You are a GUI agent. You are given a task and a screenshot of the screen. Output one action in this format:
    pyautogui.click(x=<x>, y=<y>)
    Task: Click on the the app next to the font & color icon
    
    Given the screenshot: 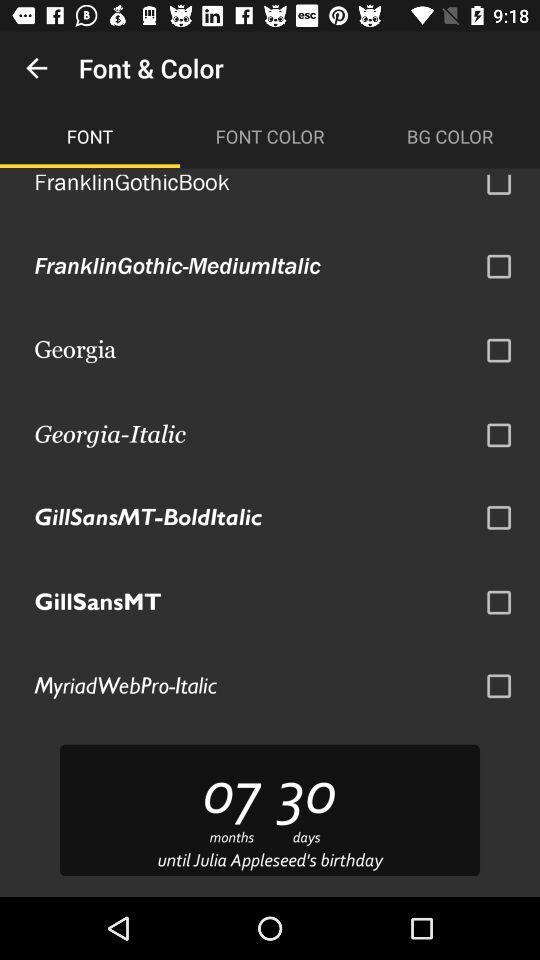 What is the action you would take?
    pyautogui.click(x=36, y=68)
    